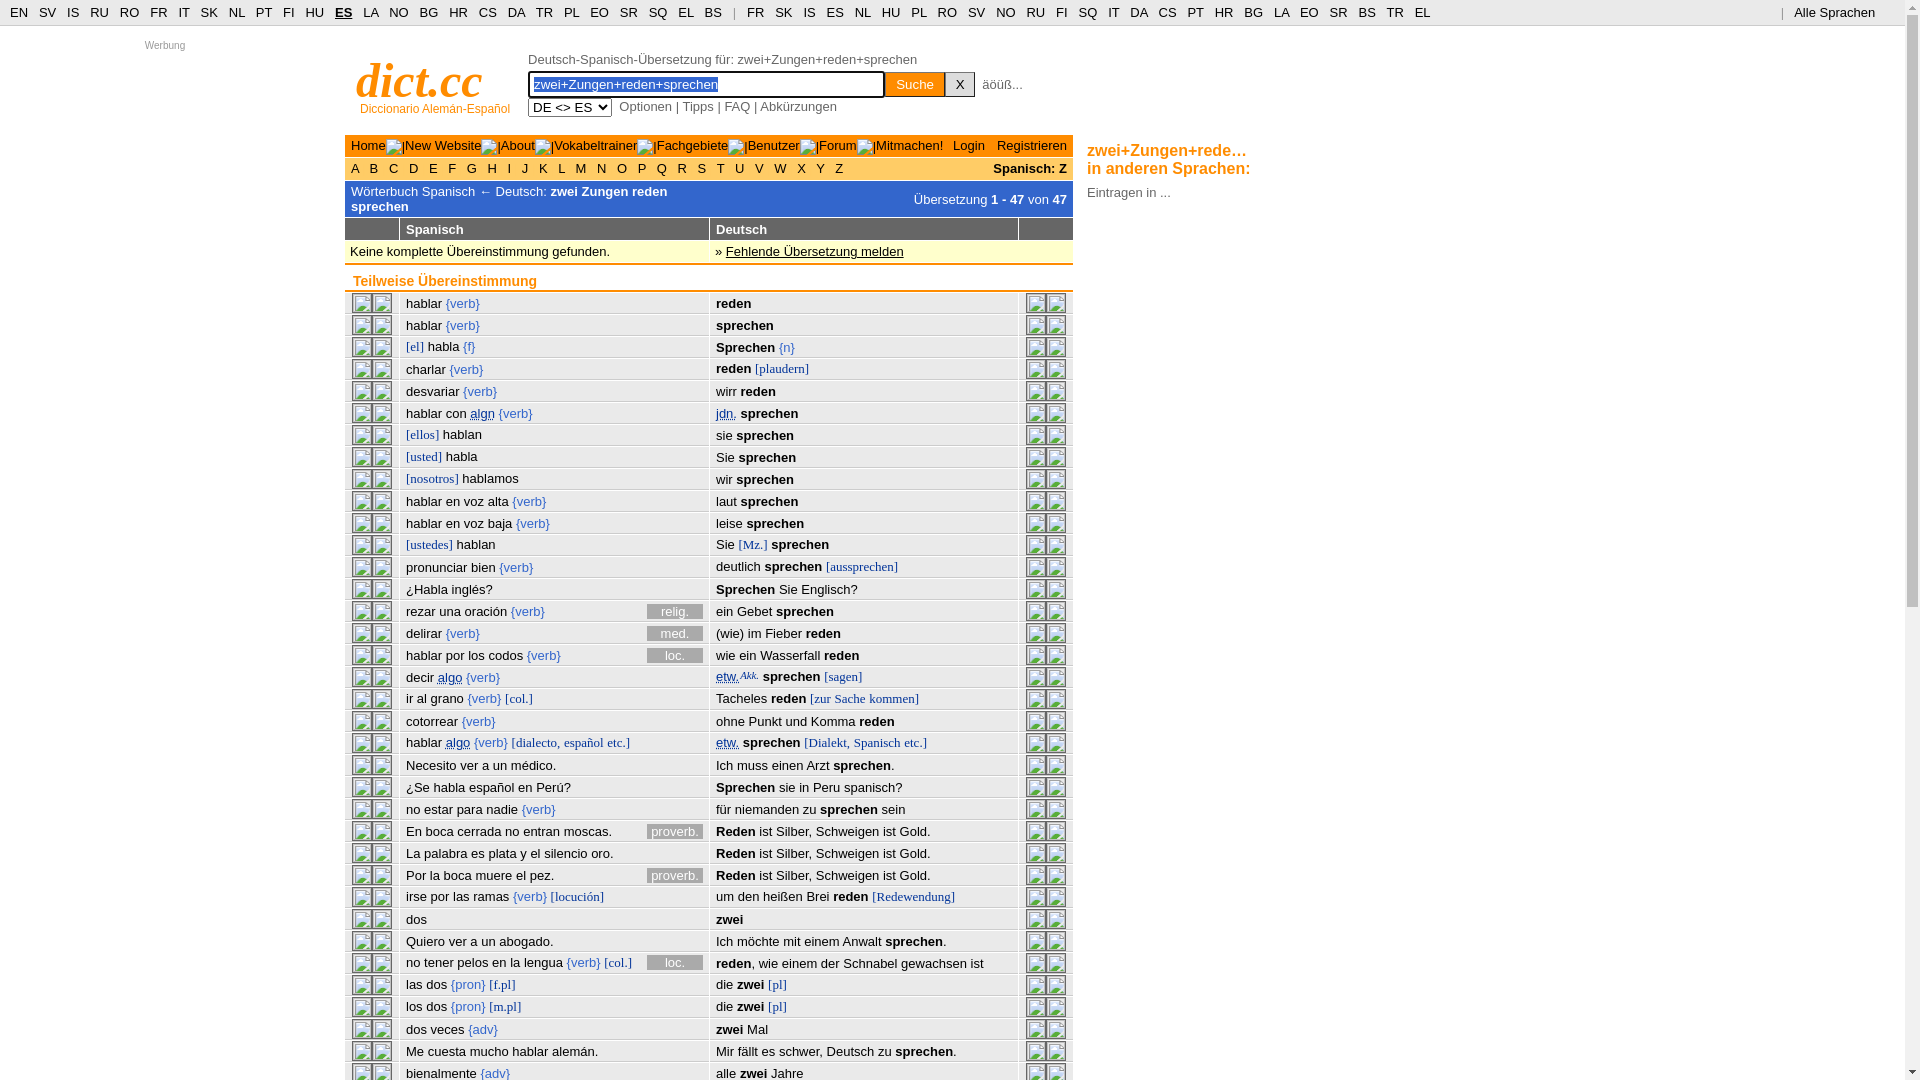 Image resolution: width=1920 pixels, height=1080 pixels. Describe the element at coordinates (413, 1050) in the screenshot. I see `'Me'` at that location.